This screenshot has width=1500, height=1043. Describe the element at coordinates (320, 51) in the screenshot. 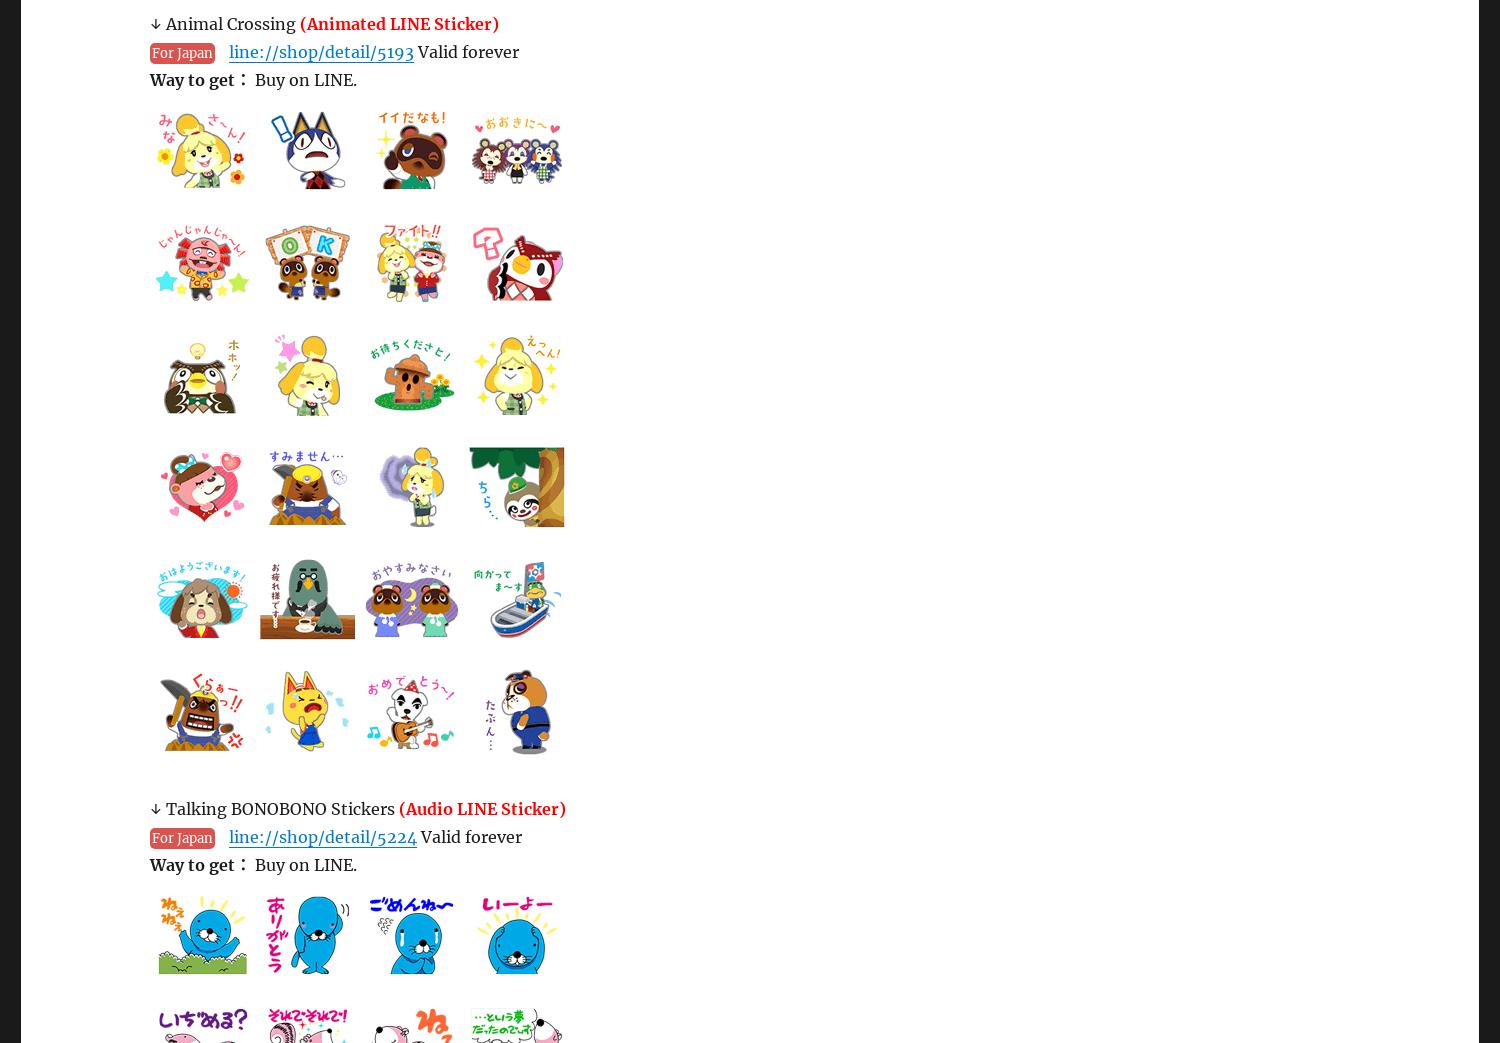

I see `'line://shop/detail/5193'` at that location.